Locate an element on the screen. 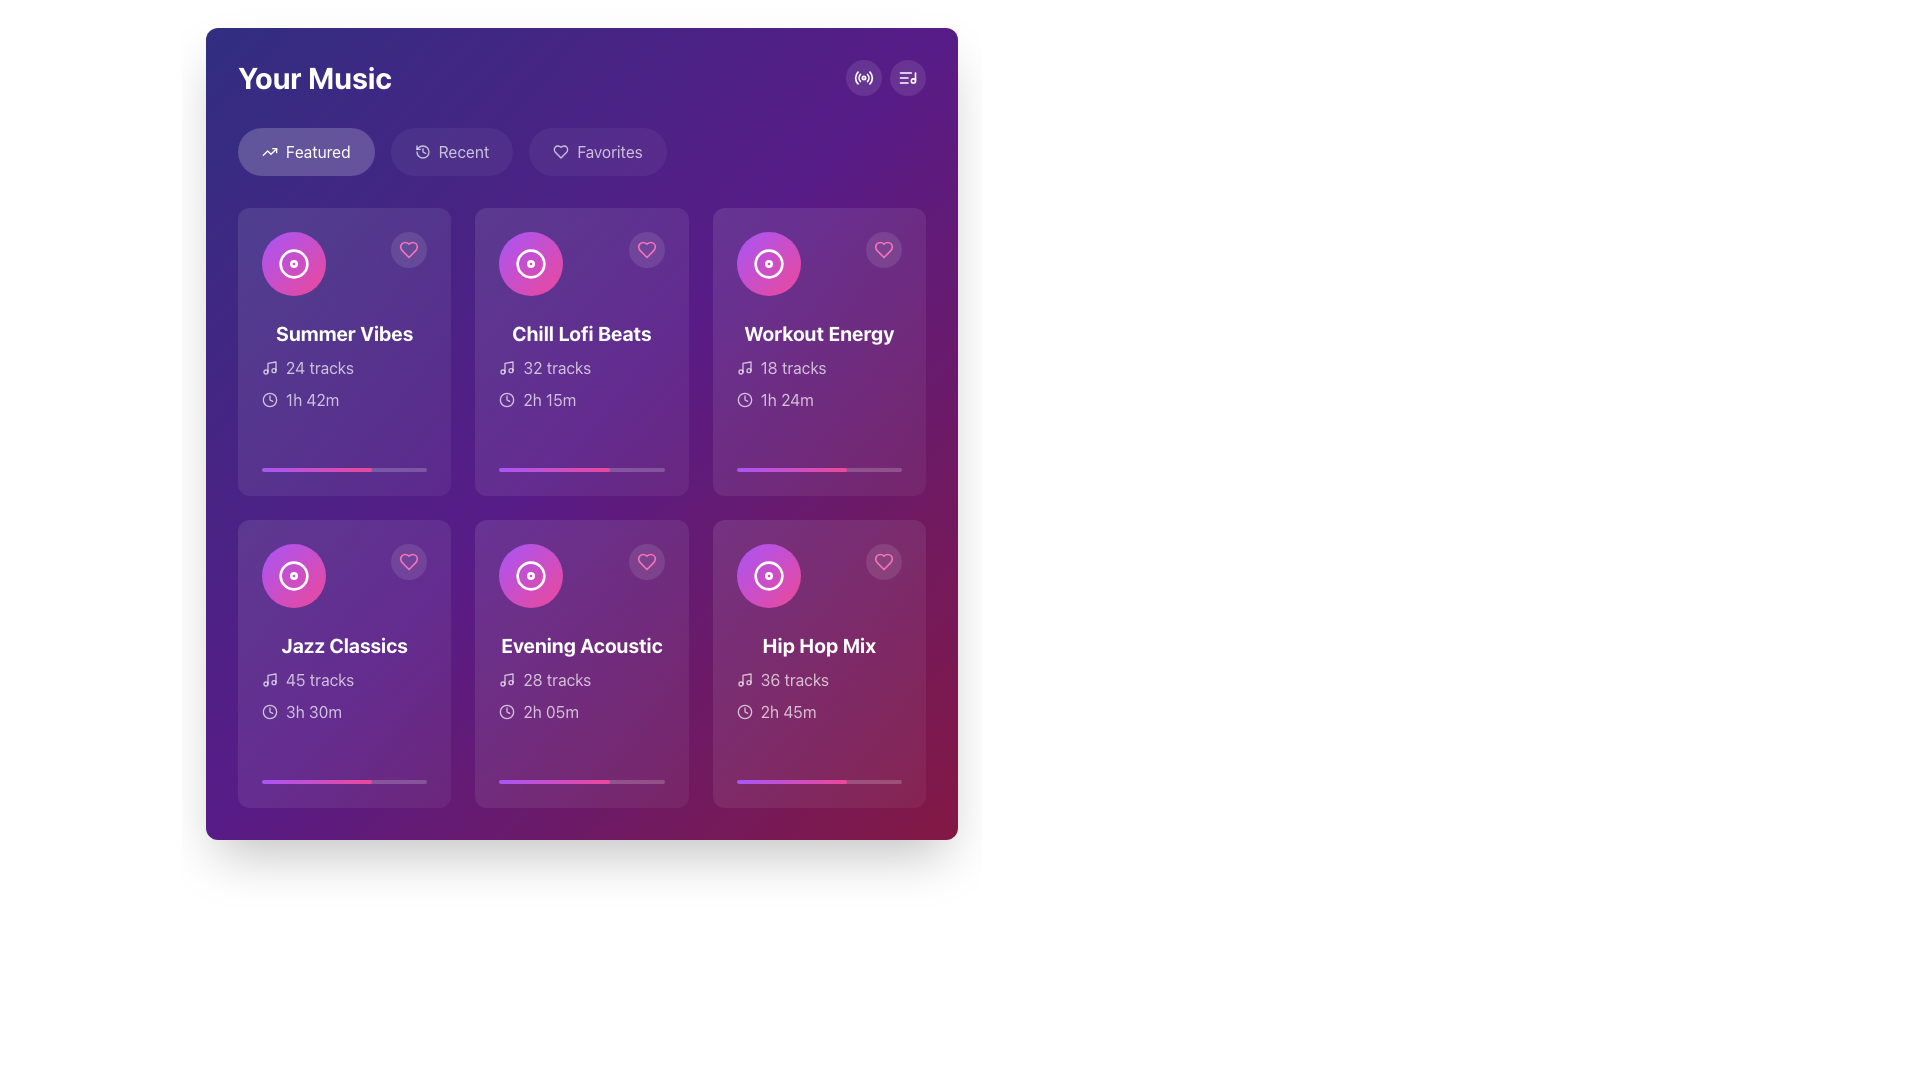 This screenshot has width=1920, height=1080. the heart icon in the top-right corner of the 'Evening Acoustic' music card is located at coordinates (646, 562).